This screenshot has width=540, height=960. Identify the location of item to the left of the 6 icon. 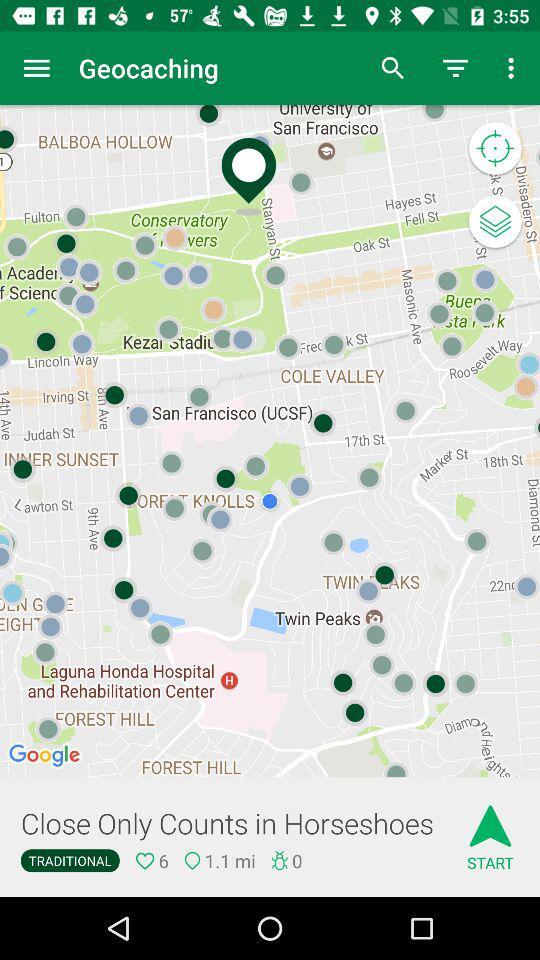
(69, 859).